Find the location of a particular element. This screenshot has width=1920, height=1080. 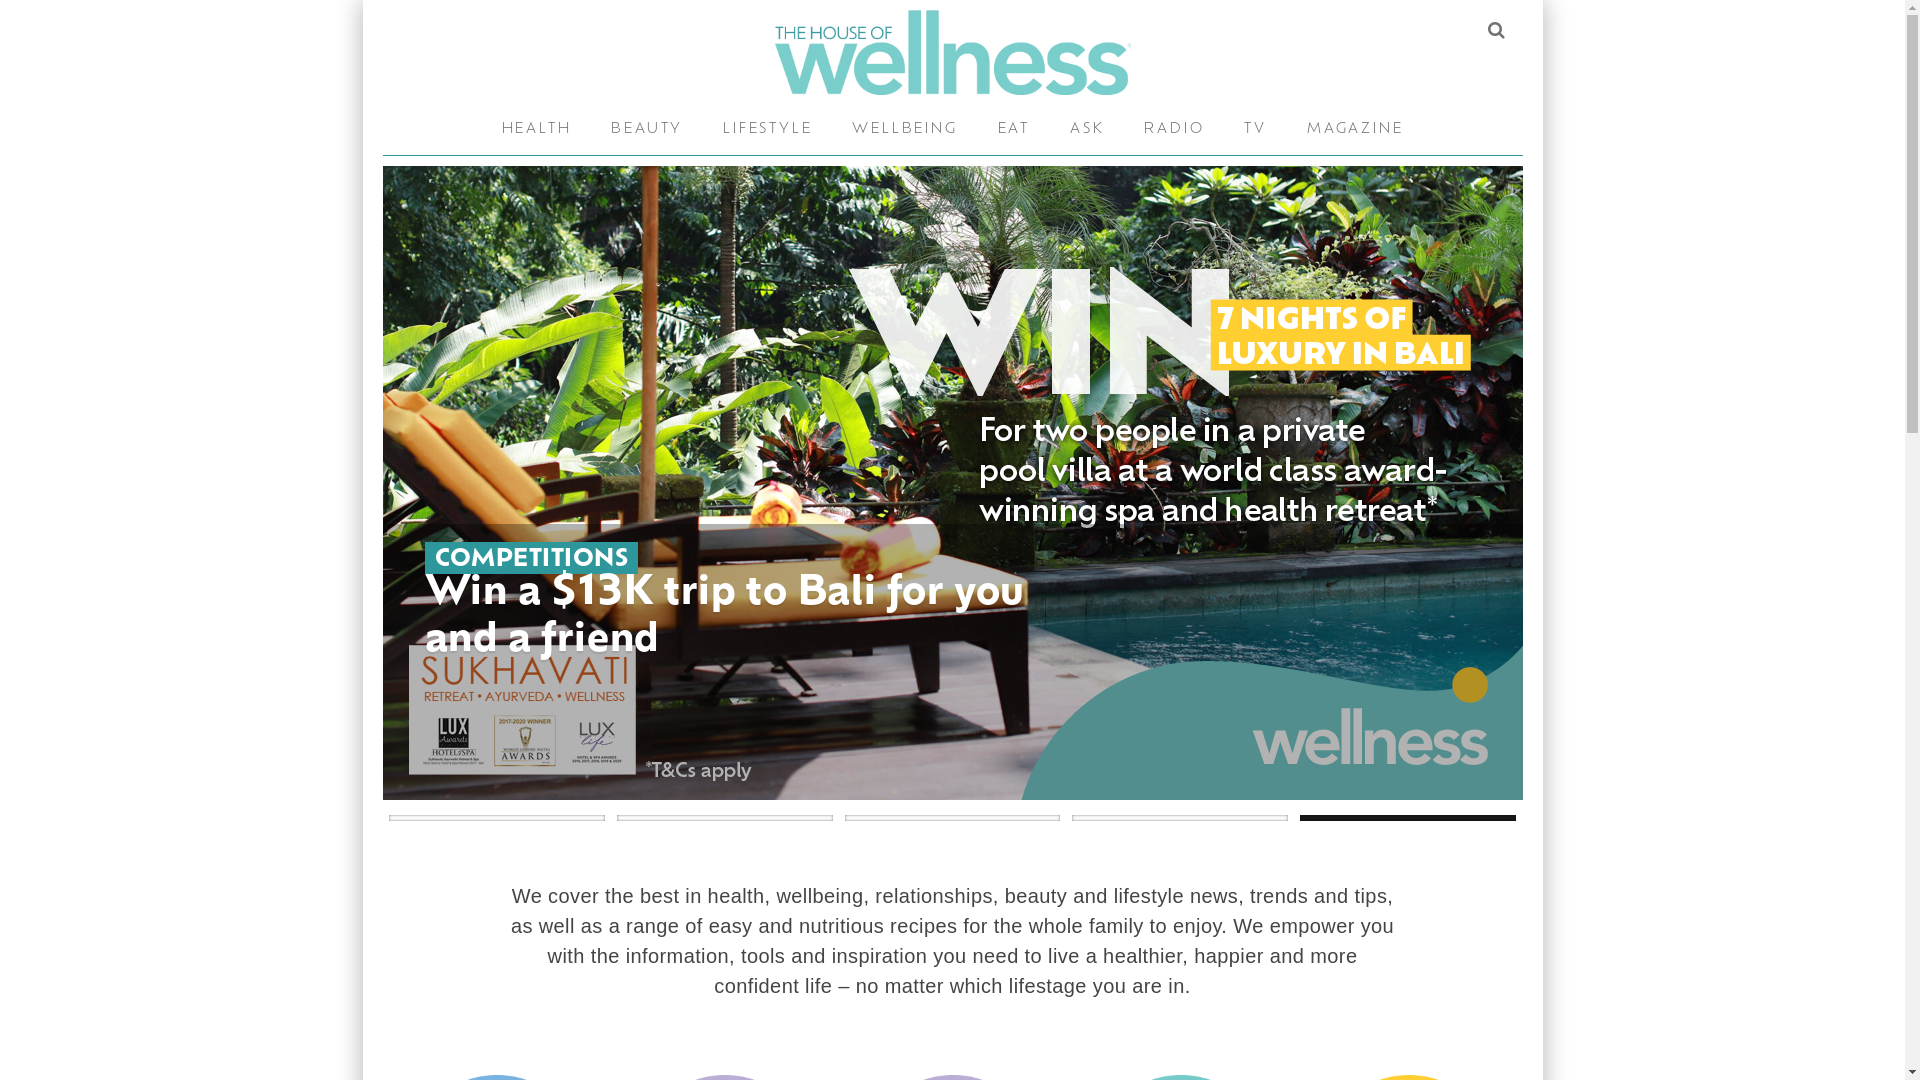

'TV' is located at coordinates (1254, 130).